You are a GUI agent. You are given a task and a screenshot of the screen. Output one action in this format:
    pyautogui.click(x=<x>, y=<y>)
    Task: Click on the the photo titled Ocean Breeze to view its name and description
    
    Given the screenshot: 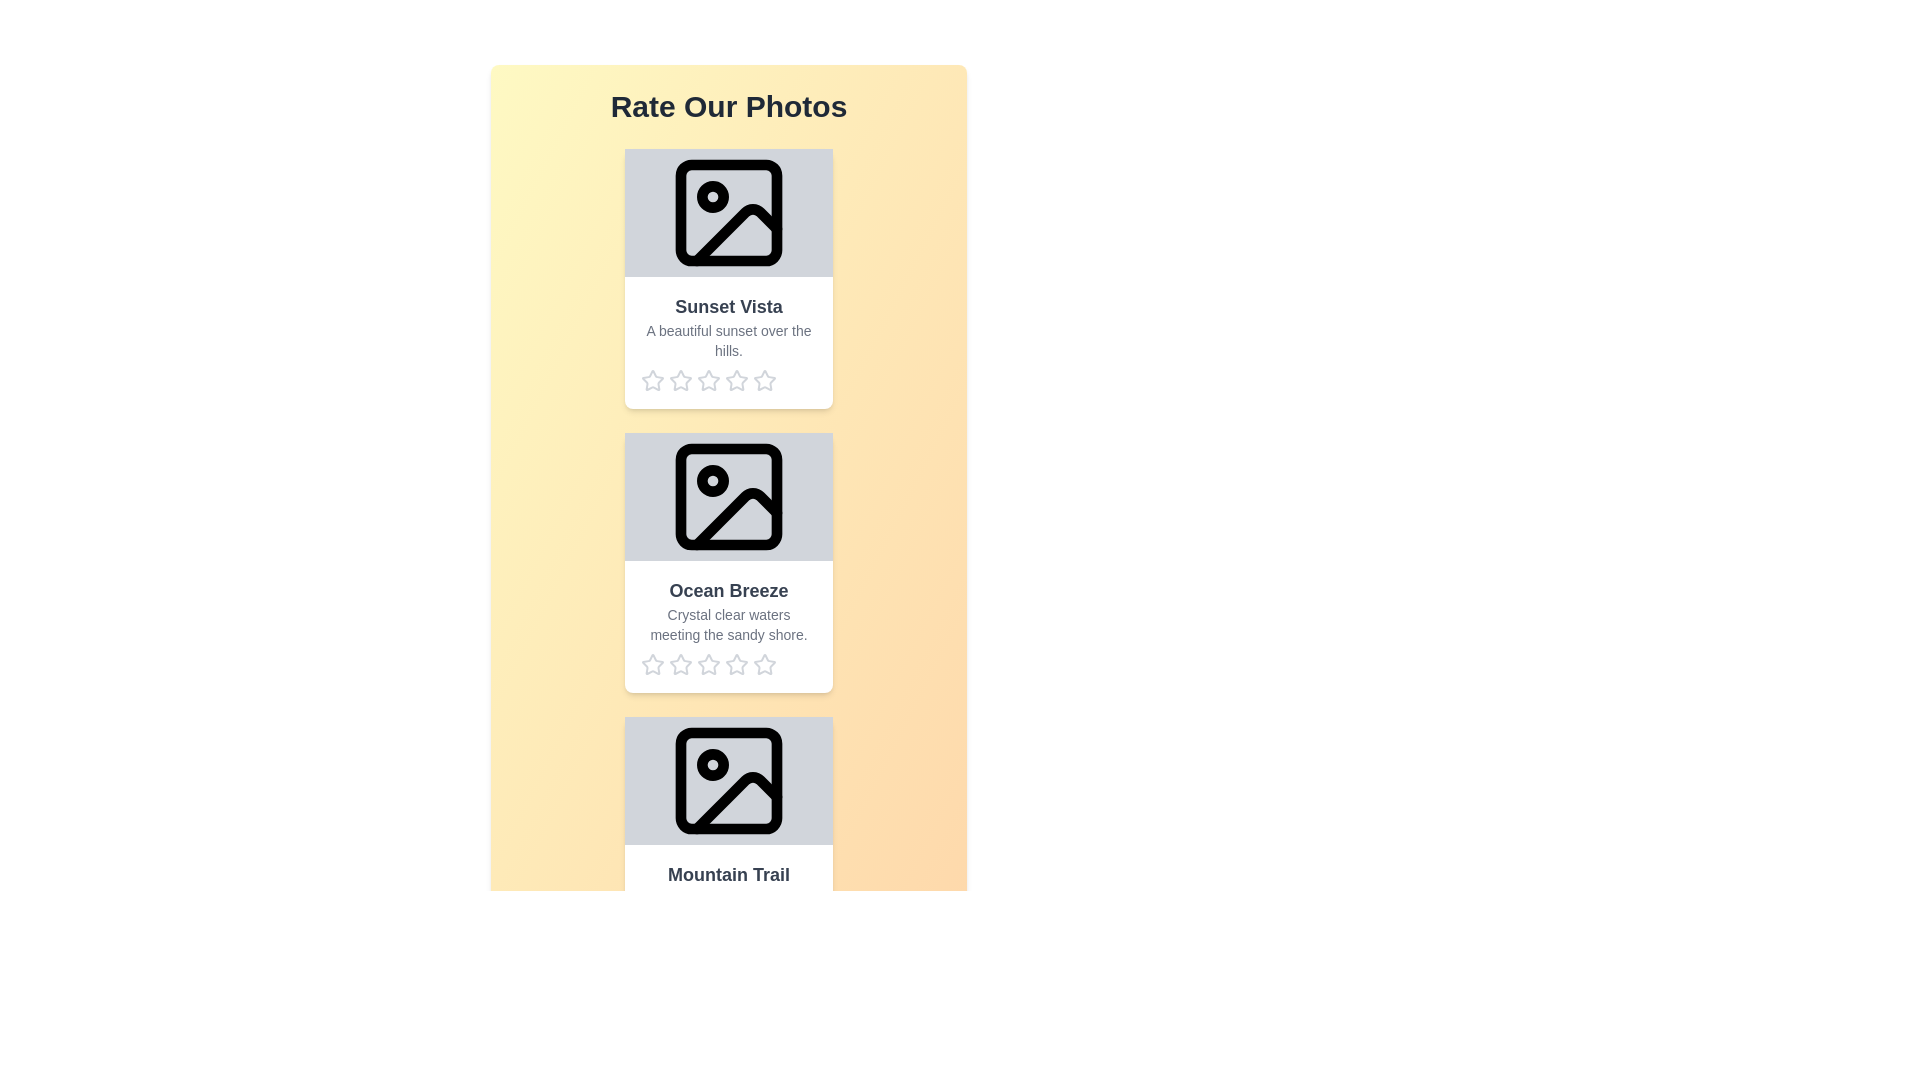 What is the action you would take?
    pyautogui.click(x=728, y=563)
    